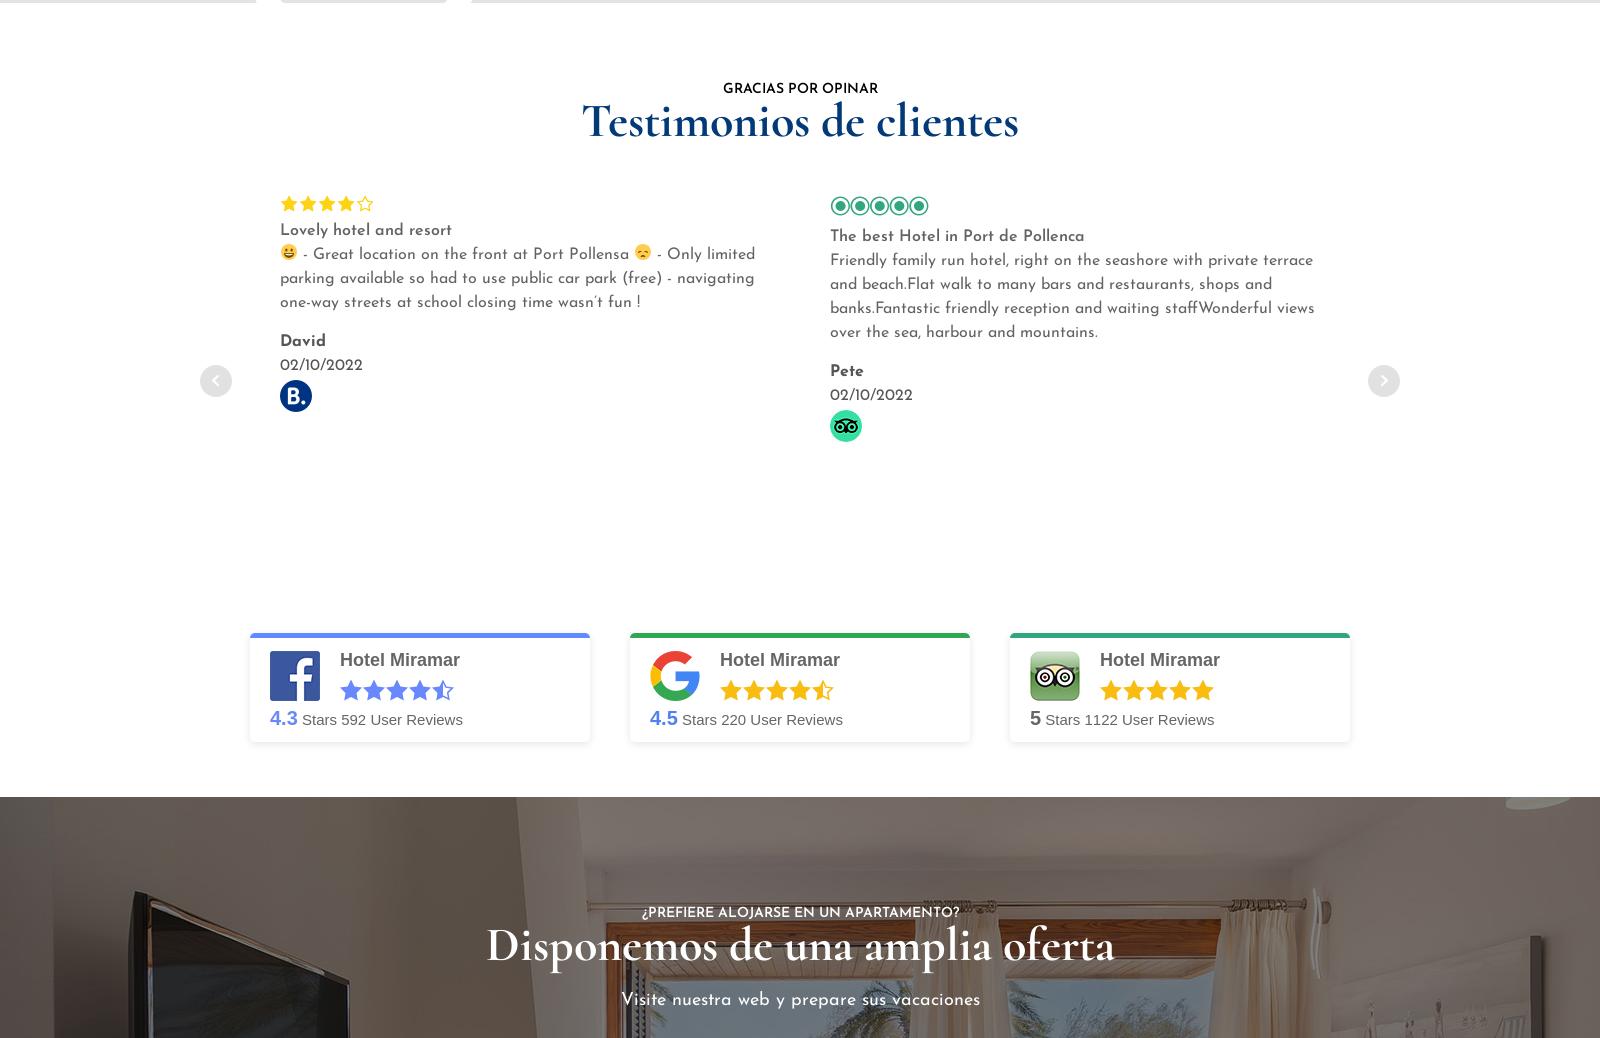 The width and height of the screenshot is (1600, 1038). What do you see at coordinates (663, 716) in the screenshot?
I see `'4.5'` at bounding box center [663, 716].